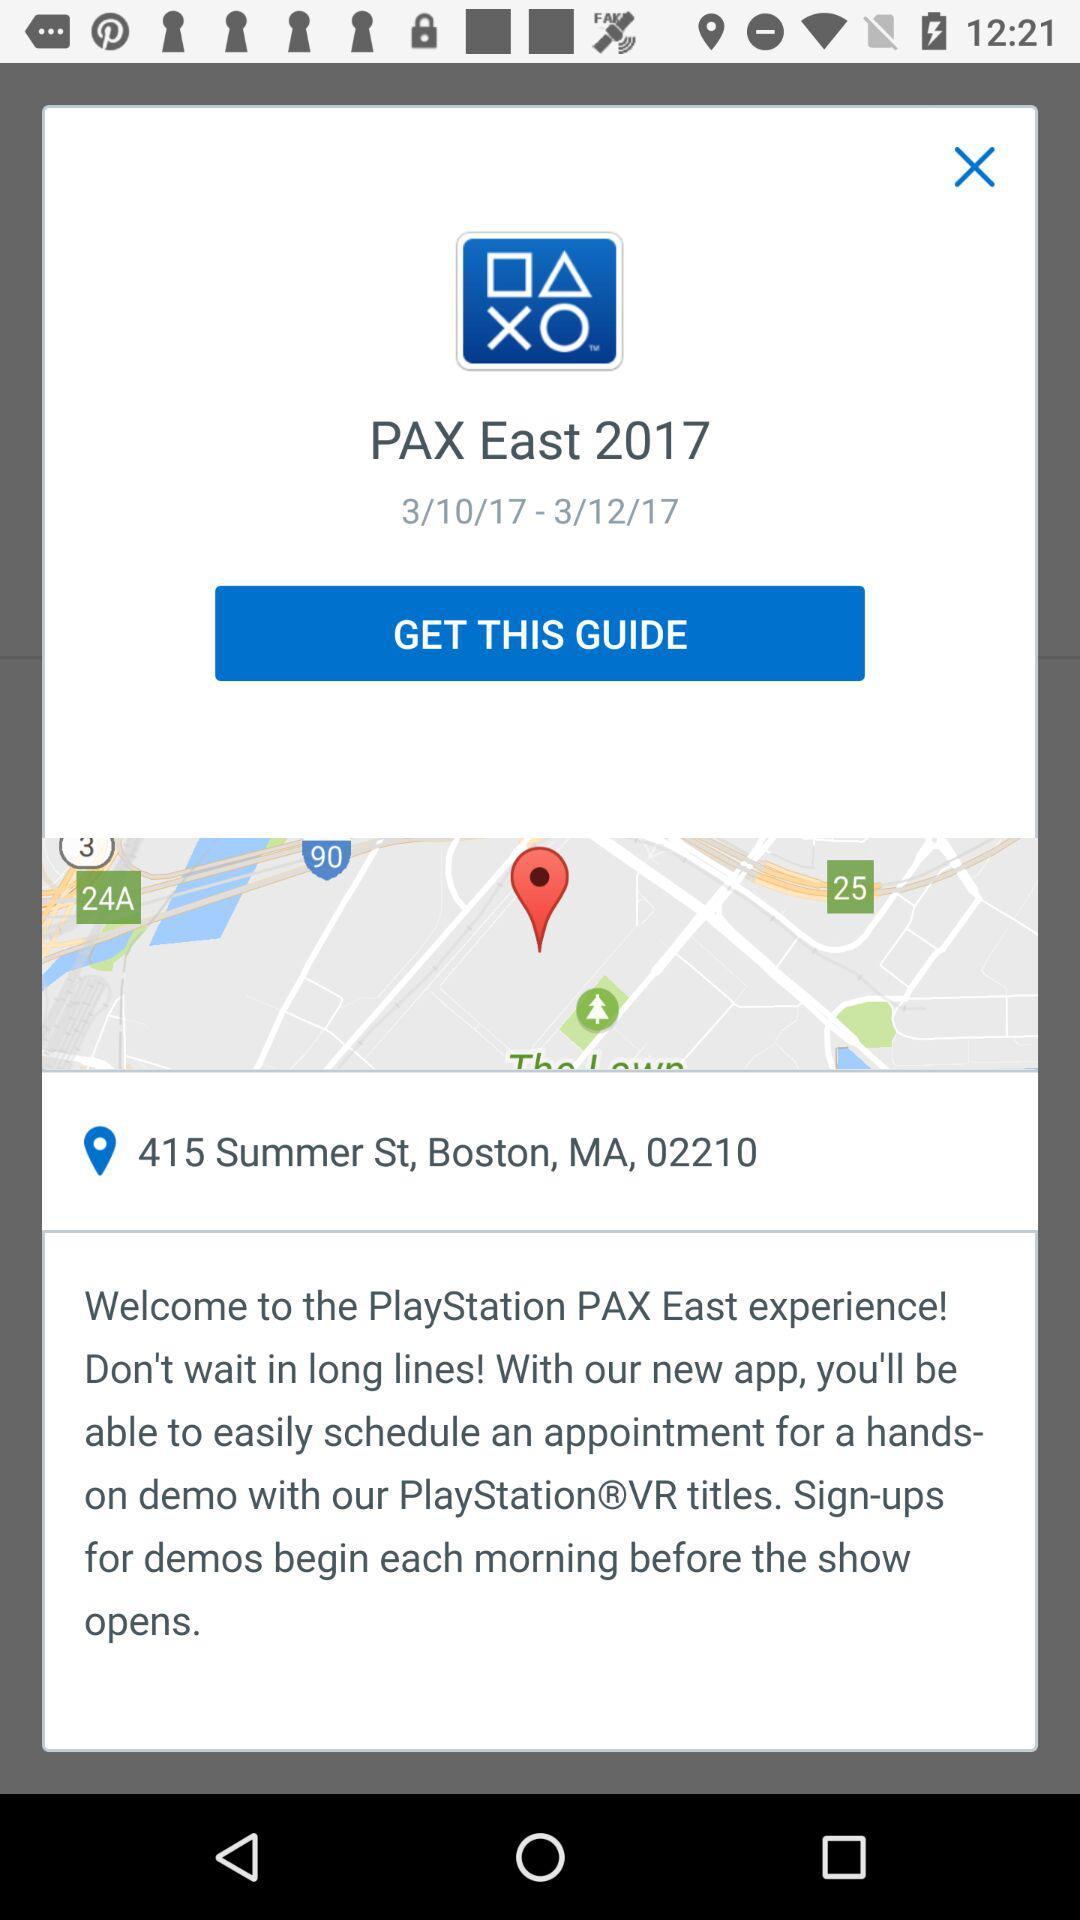  Describe the element at coordinates (540, 632) in the screenshot. I see `get this guide` at that location.